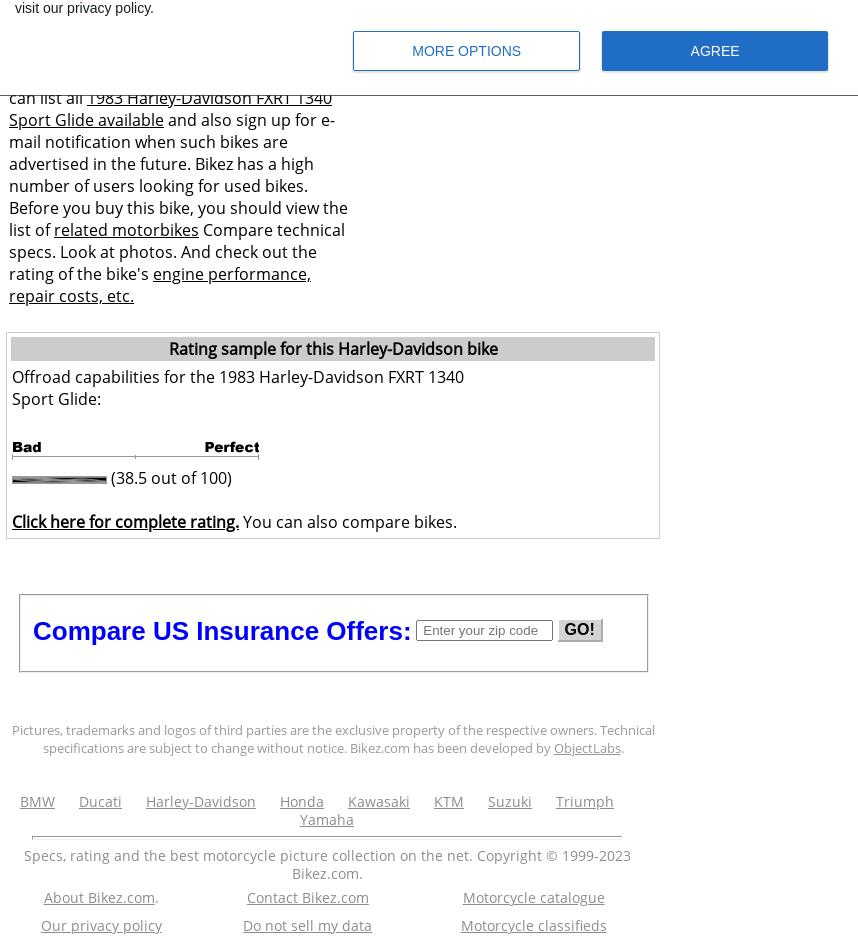  I want to click on 'or', so click(59, 75).